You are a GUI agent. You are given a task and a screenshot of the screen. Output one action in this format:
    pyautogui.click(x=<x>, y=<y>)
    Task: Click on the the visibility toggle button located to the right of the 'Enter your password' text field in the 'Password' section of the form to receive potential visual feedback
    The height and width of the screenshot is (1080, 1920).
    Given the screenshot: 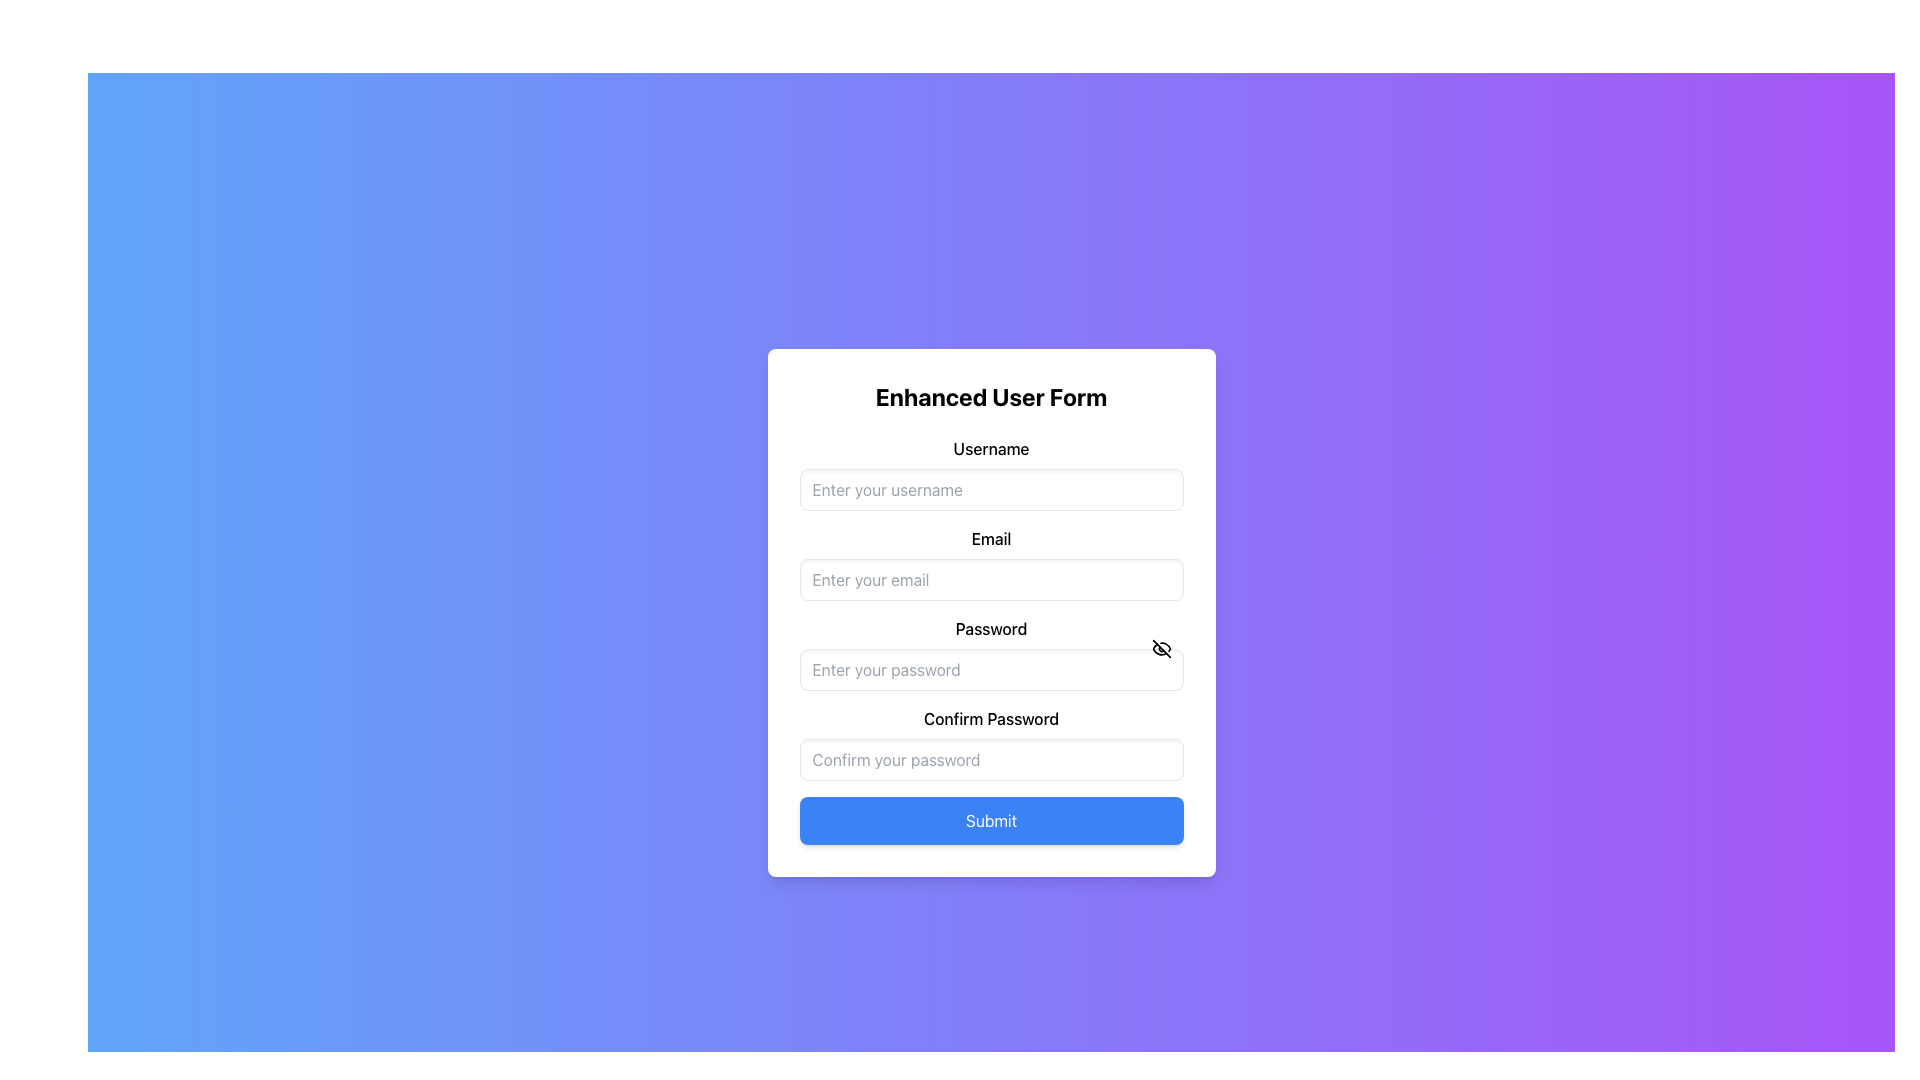 What is the action you would take?
    pyautogui.click(x=1161, y=648)
    